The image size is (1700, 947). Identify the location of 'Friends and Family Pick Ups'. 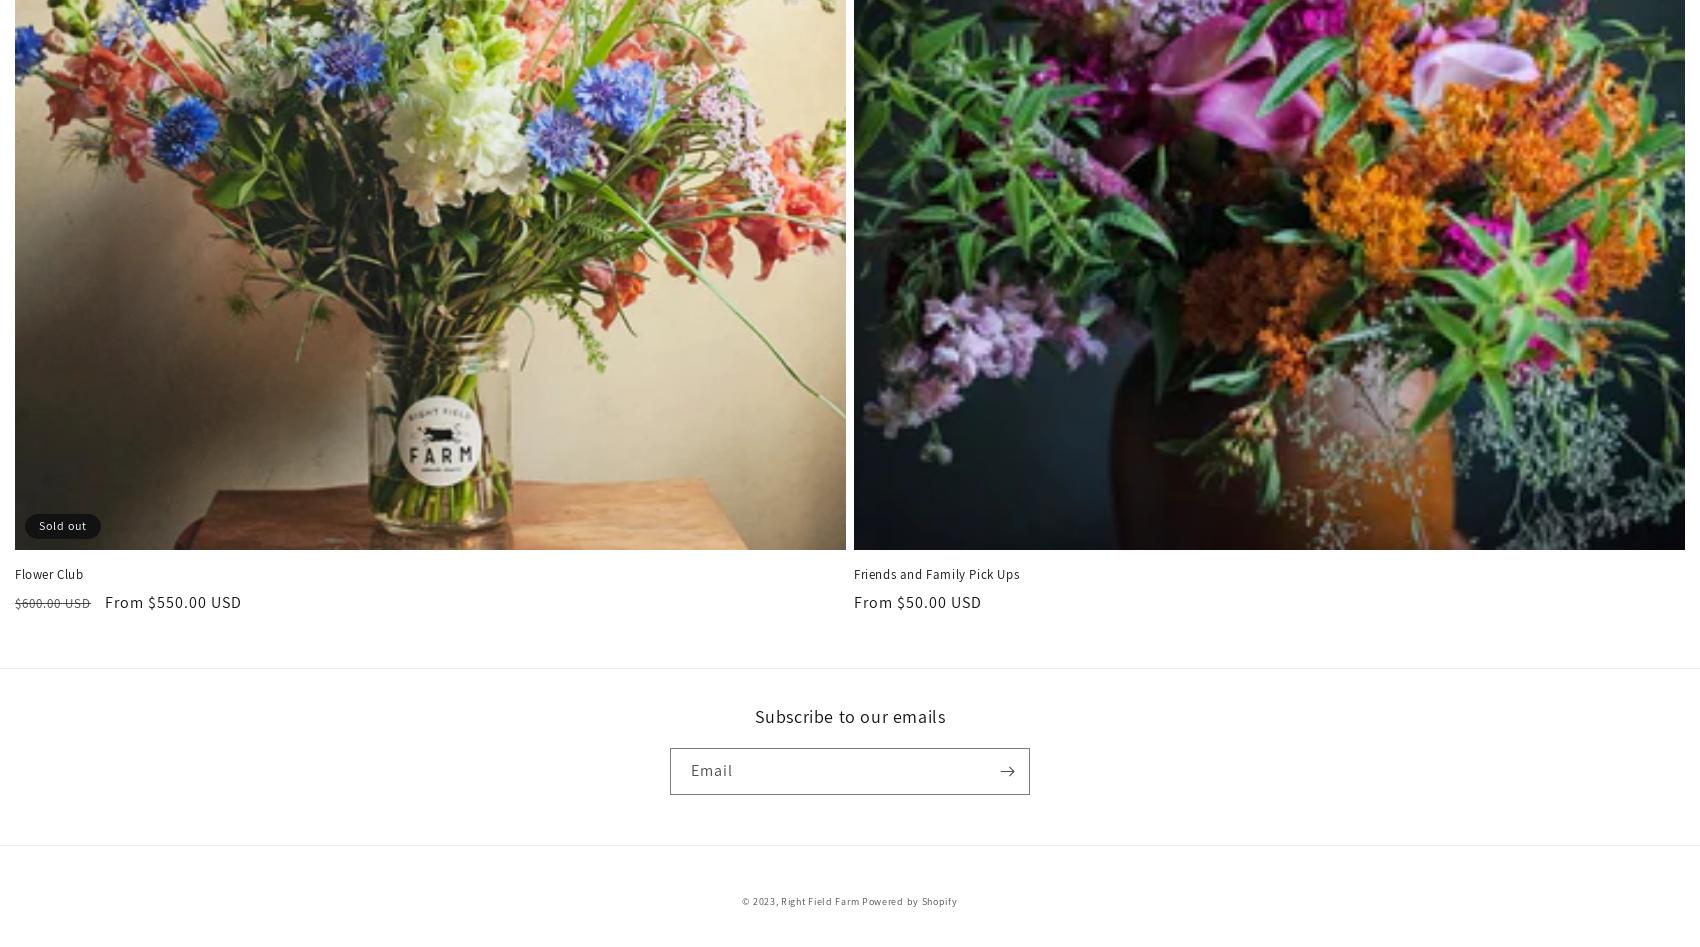
(936, 574).